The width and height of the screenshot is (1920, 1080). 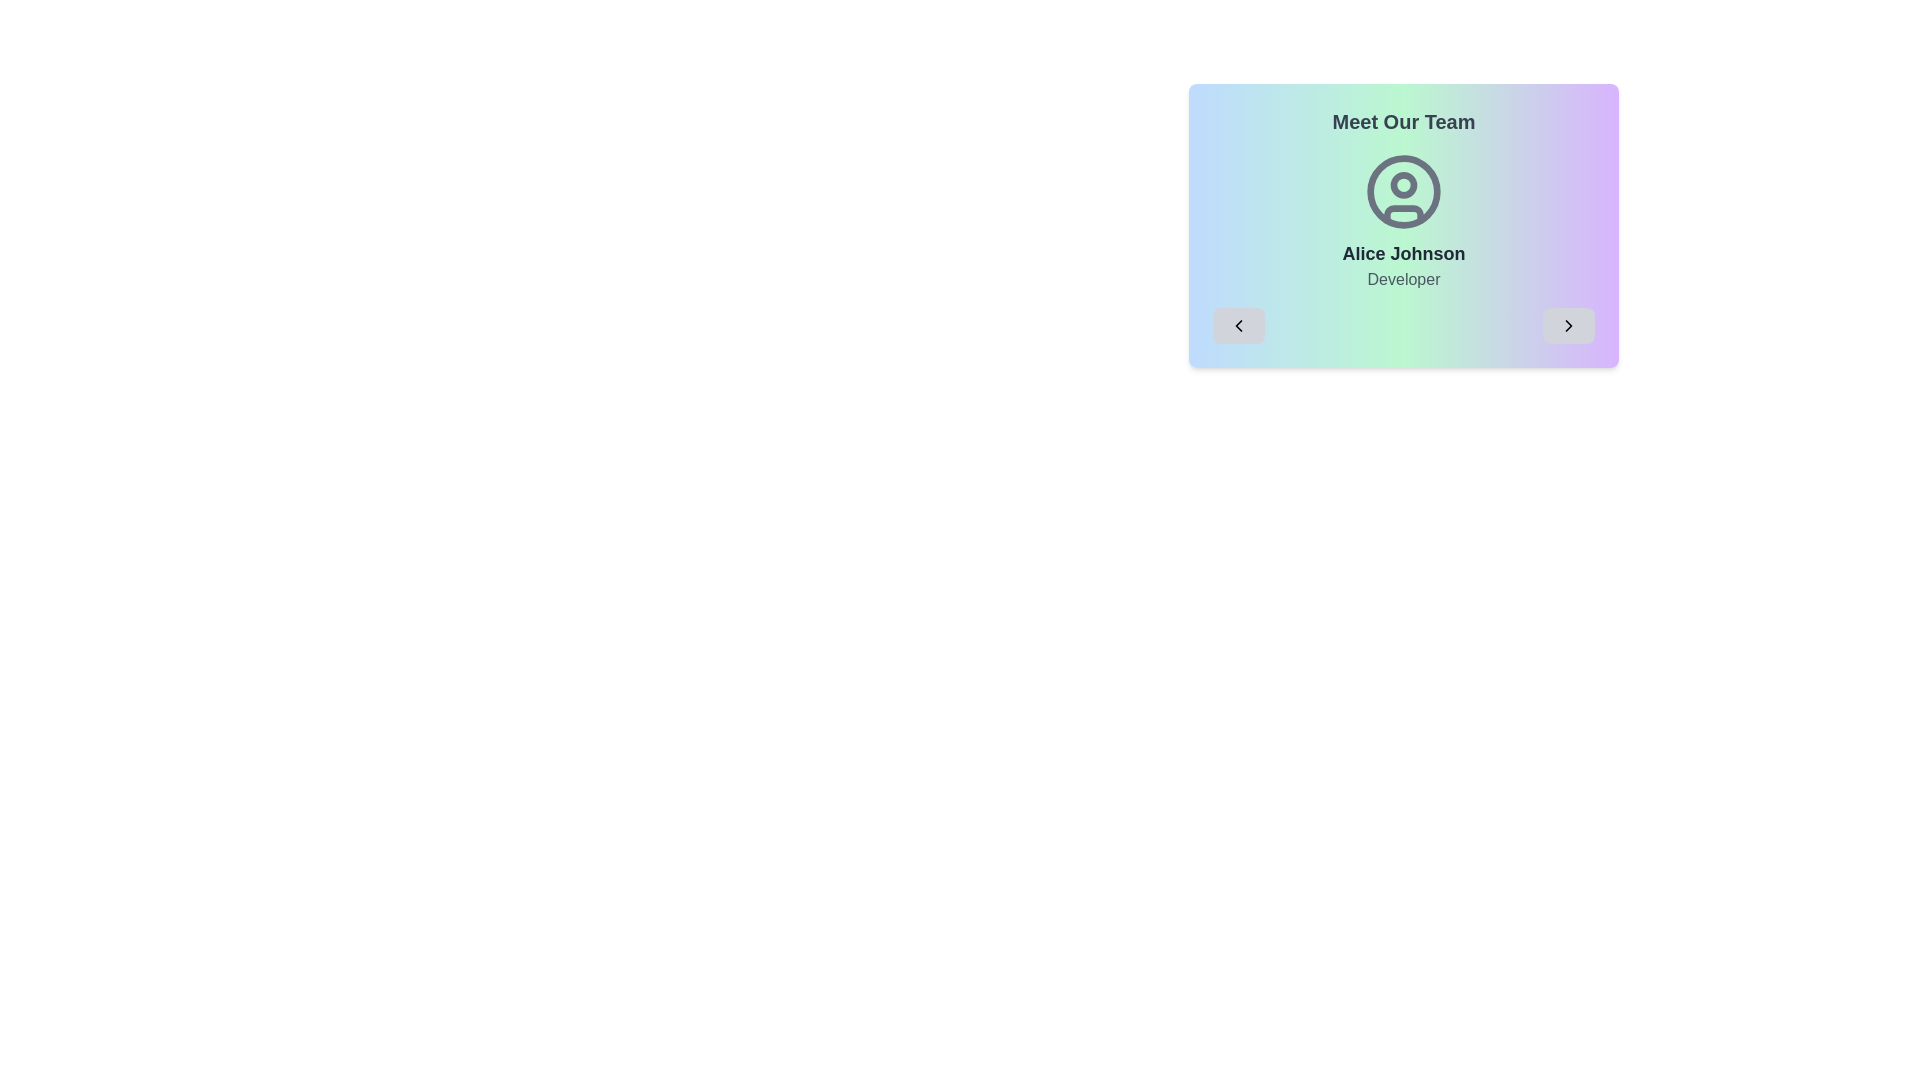 I want to click on associated name 'Alice Johnson' and title 'Developer' by interacting with the user profile icon, which is a circular representation located at the center of the top section of the 'Meet Our Team' card, so click(x=1402, y=192).